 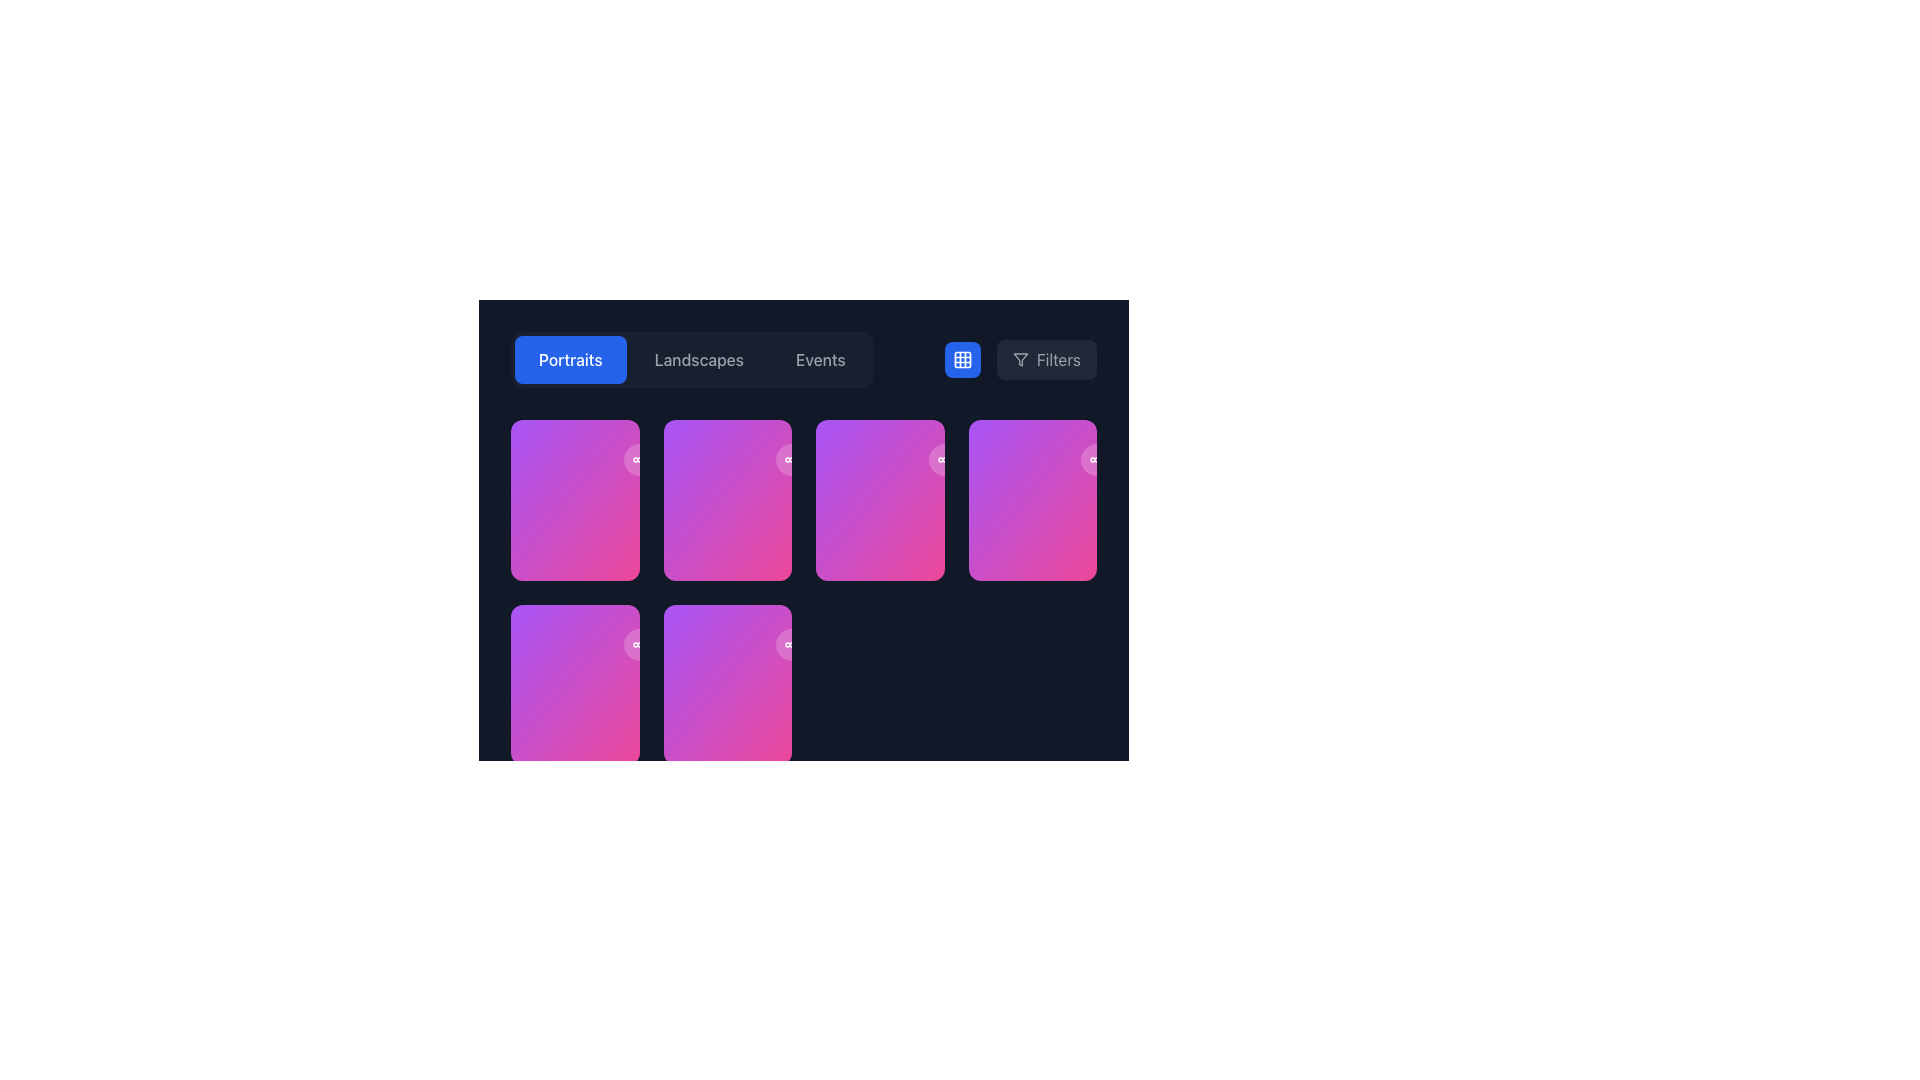 What do you see at coordinates (671, 644) in the screenshot?
I see `the bookmark button located in the bottom right corner of the grid` at bounding box center [671, 644].